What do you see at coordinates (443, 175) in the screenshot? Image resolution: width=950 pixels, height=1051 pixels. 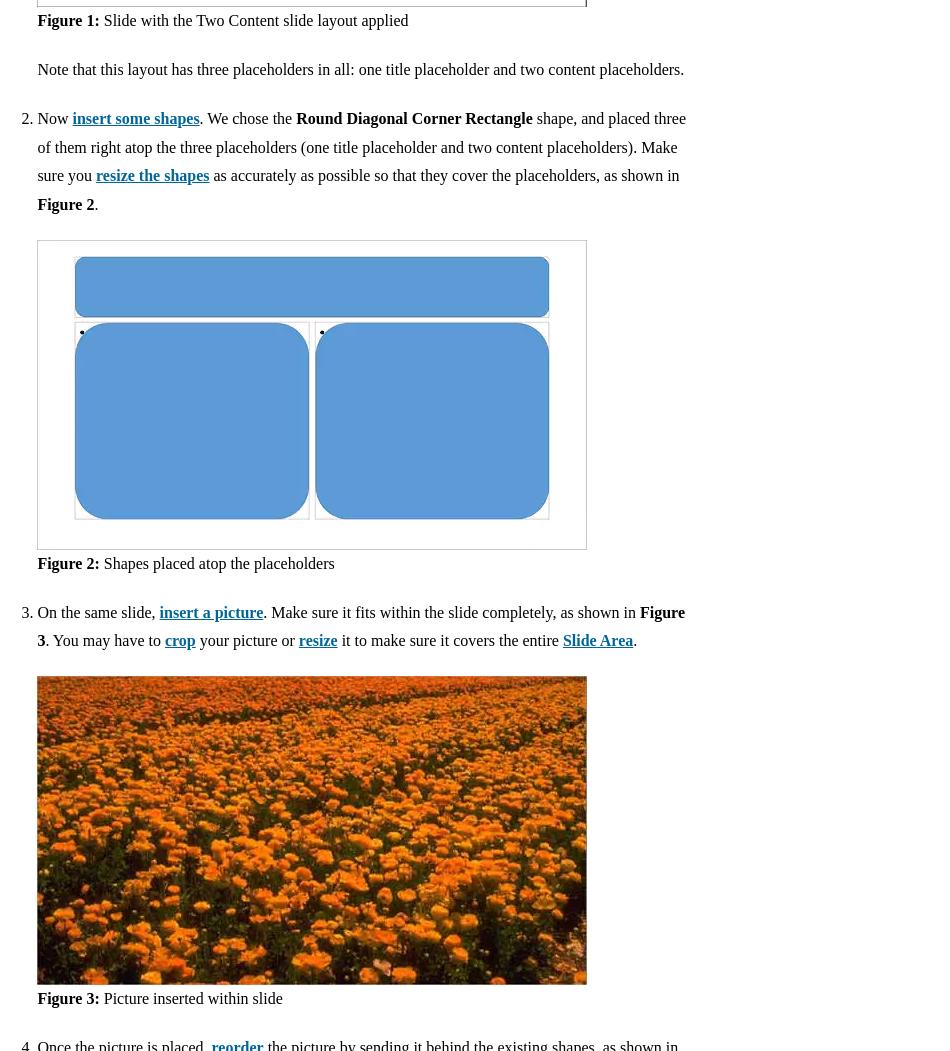 I see `'as accurately as possible so that they cover the
placeholders, as shown in'` at bounding box center [443, 175].